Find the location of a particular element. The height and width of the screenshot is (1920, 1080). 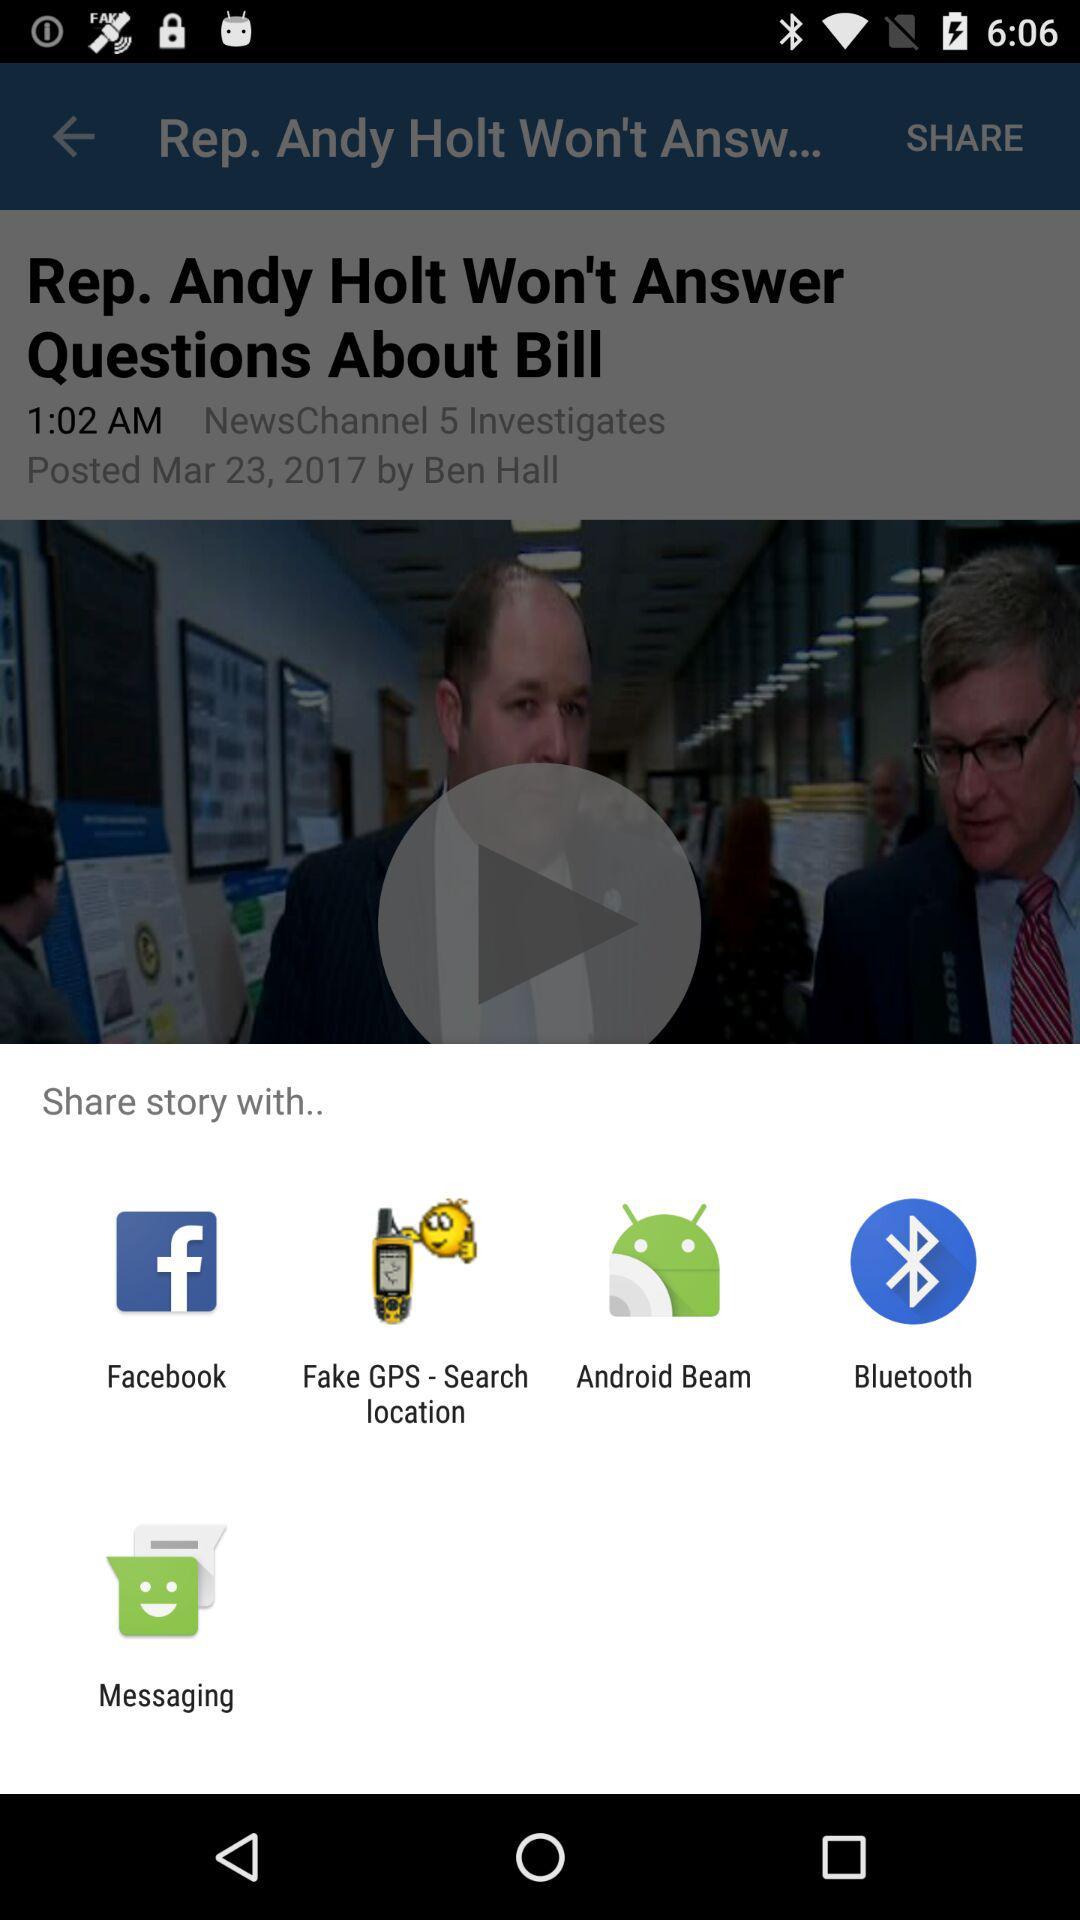

item next to the android beam app is located at coordinates (414, 1392).